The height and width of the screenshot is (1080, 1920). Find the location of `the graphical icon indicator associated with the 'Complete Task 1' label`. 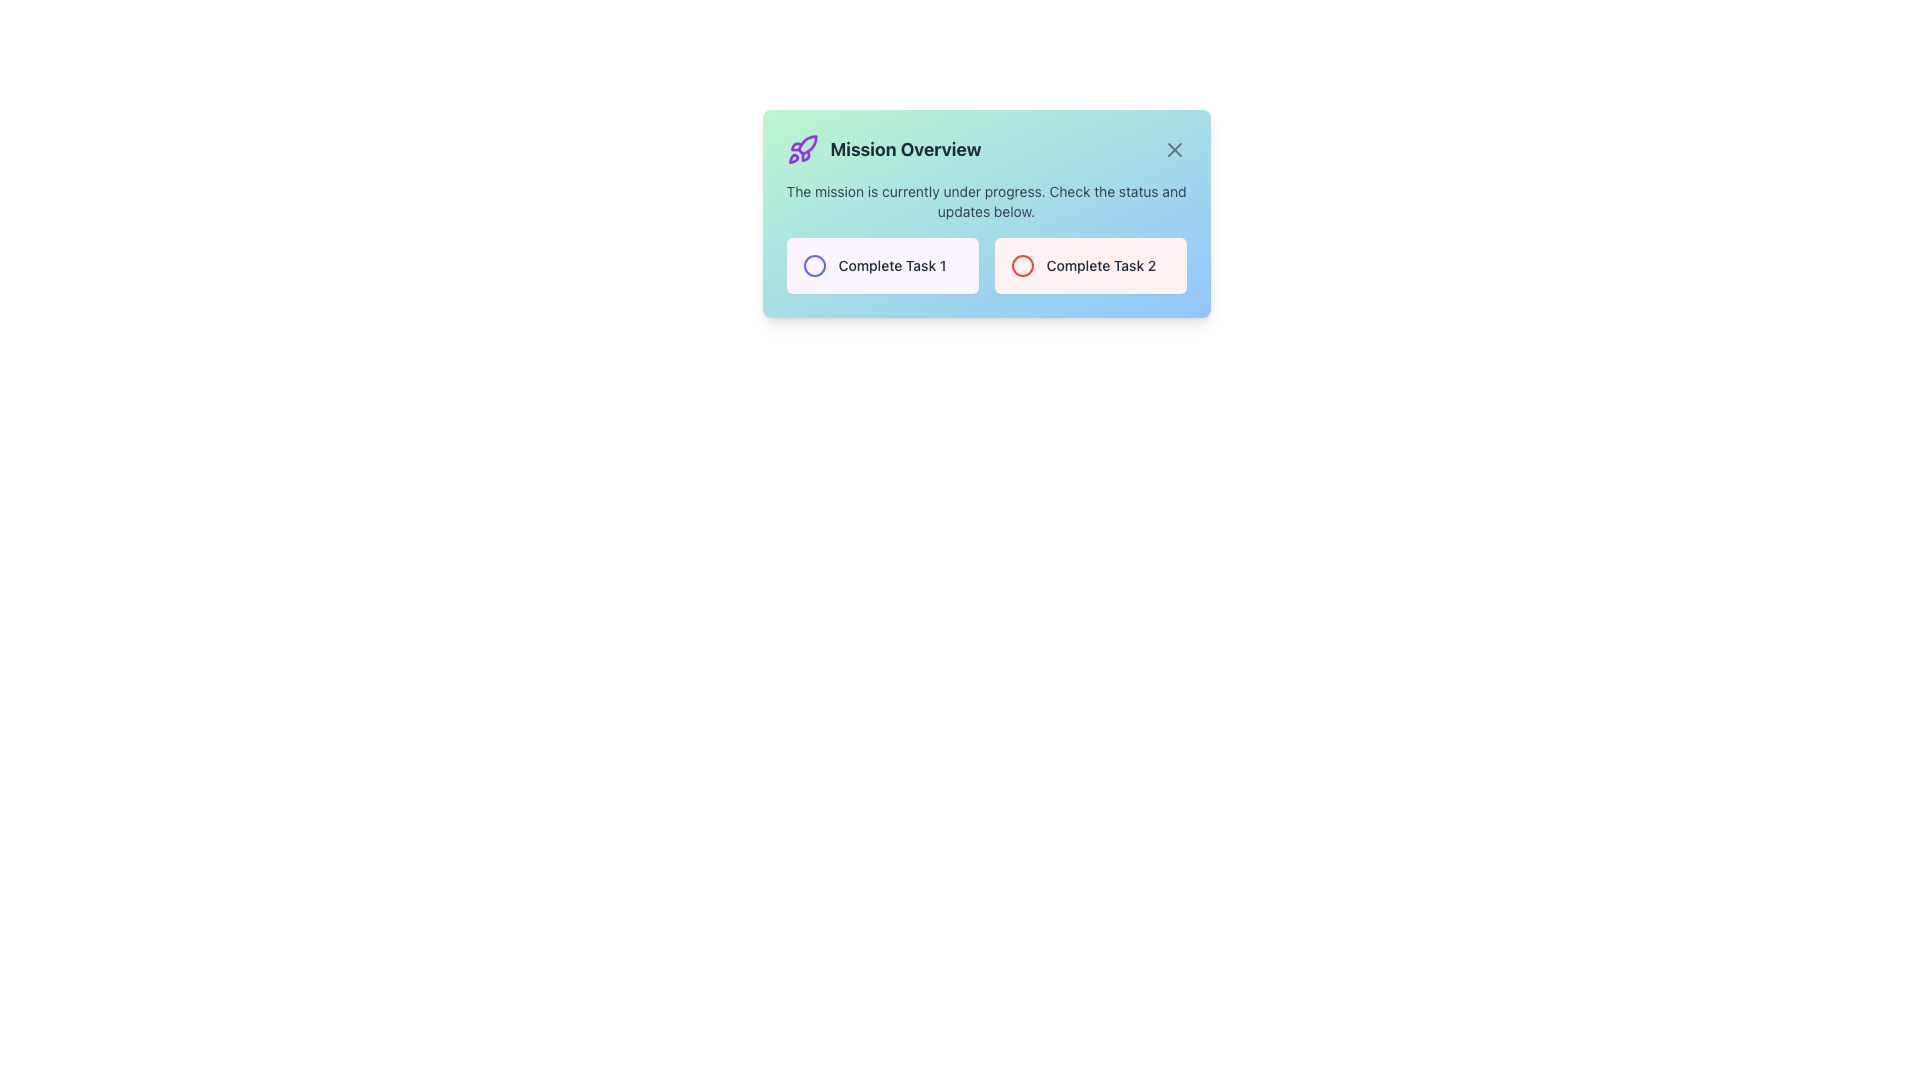

the graphical icon indicator associated with the 'Complete Task 1' label is located at coordinates (814, 265).